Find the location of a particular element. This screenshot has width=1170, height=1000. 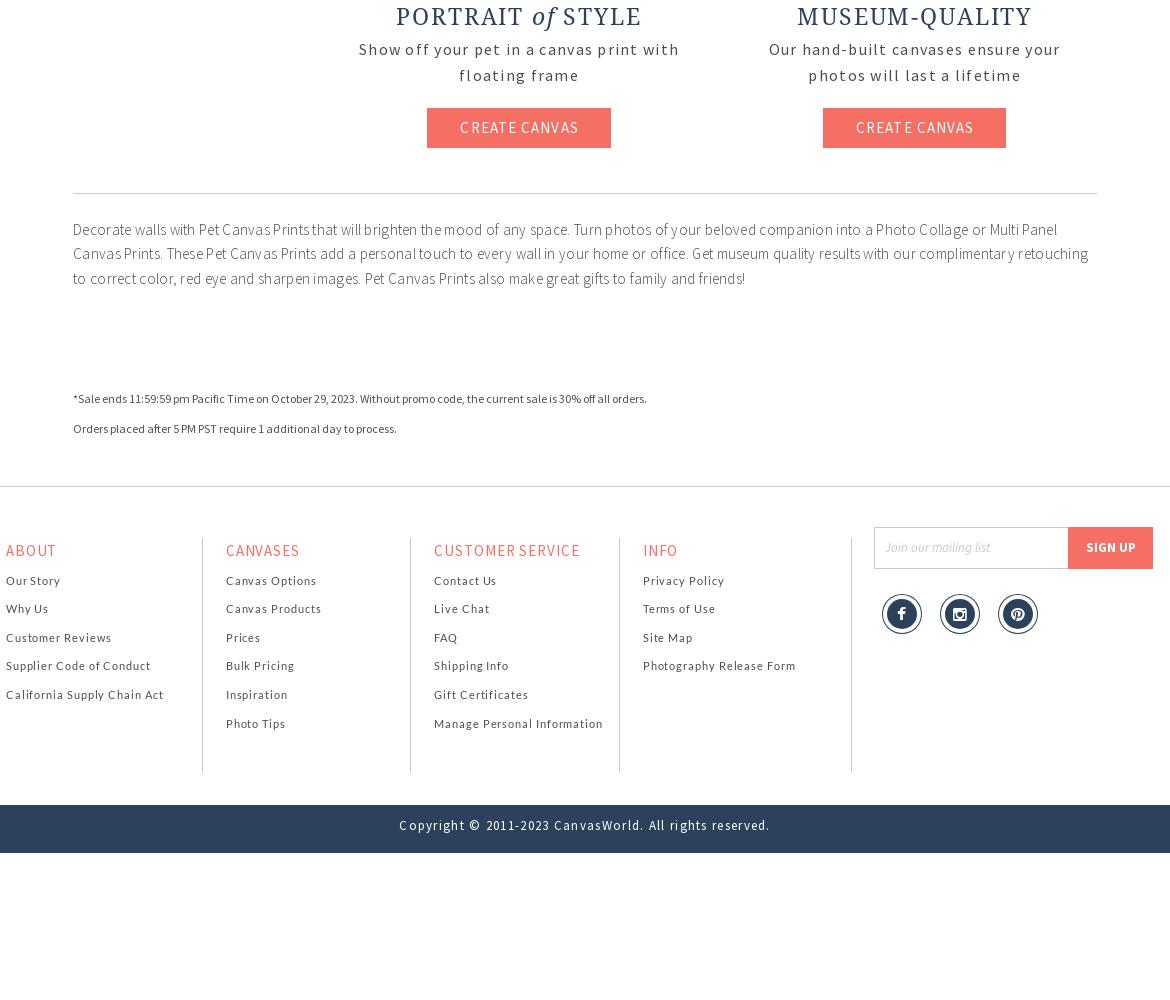

'Museum-Quality' is located at coordinates (797, 17).